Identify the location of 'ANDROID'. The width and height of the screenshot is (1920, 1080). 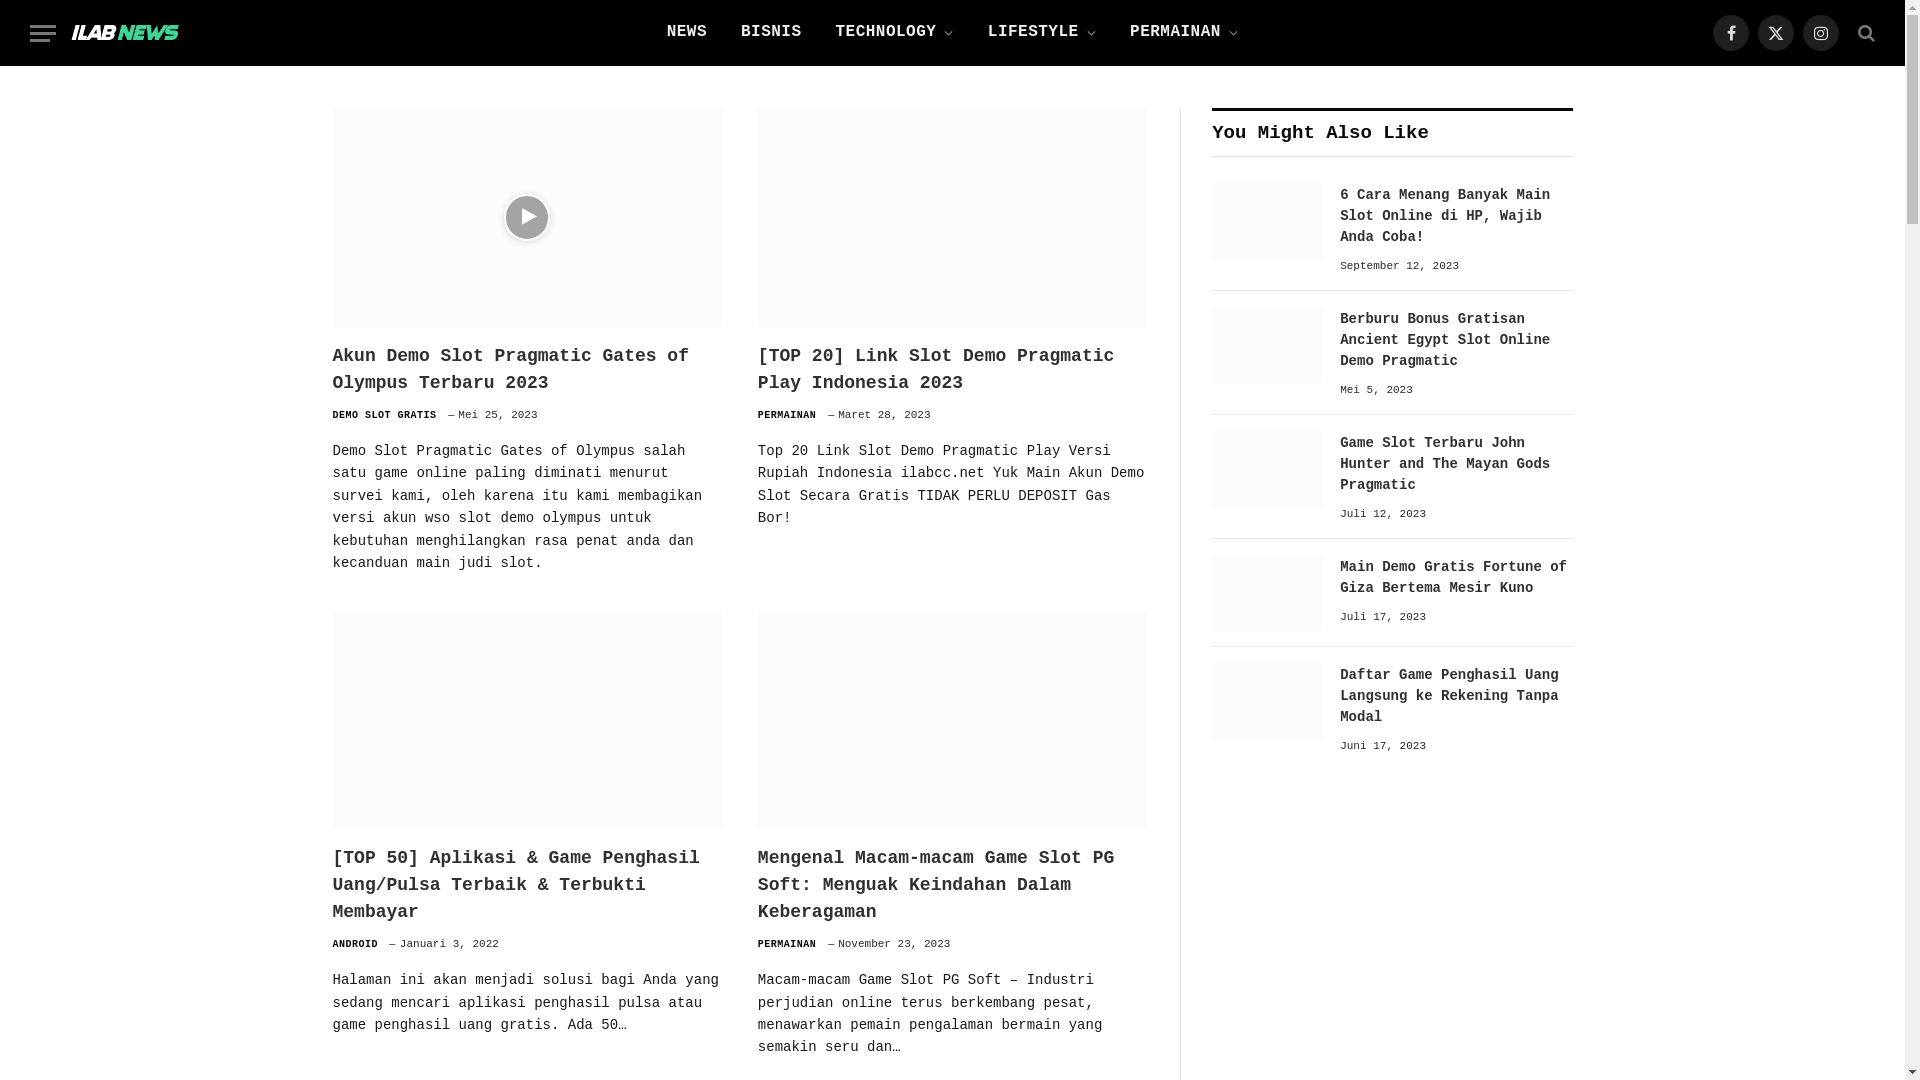
(355, 944).